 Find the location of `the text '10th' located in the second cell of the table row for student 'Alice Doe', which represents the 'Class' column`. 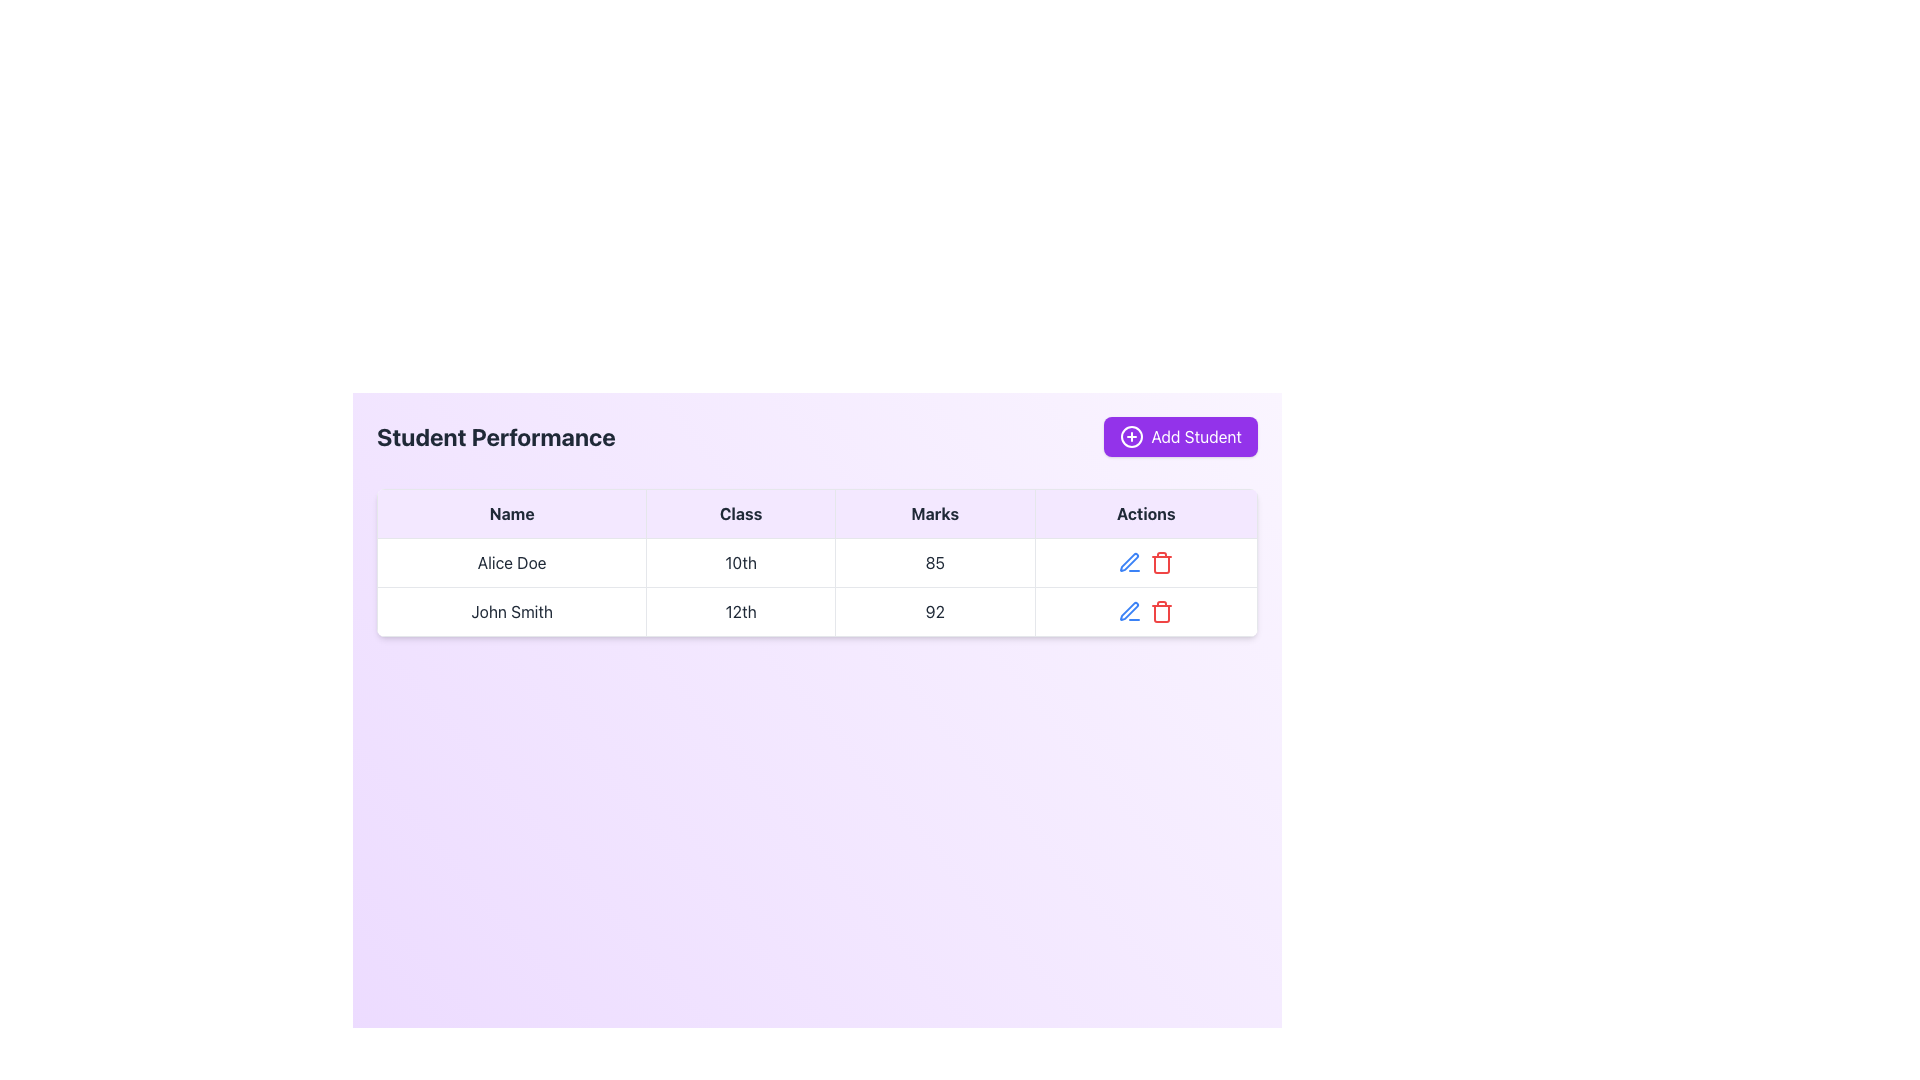

the text '10th' located in the second cell of the table row for student 'Alice Doe', which represents the 'Class' column is located at coordinates (740, 563).